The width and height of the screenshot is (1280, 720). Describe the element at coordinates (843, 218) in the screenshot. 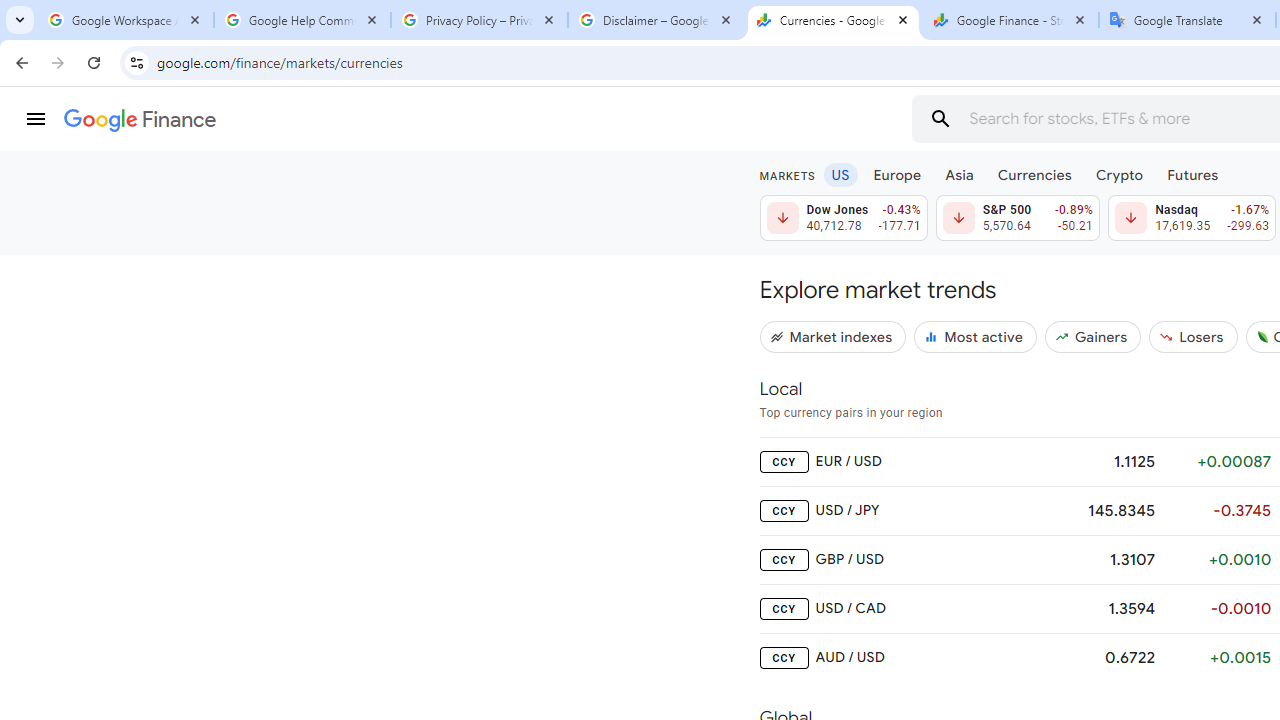

I see `'Dow Jones 40,712.78 Down by 0.43% -177.71'` at that location.